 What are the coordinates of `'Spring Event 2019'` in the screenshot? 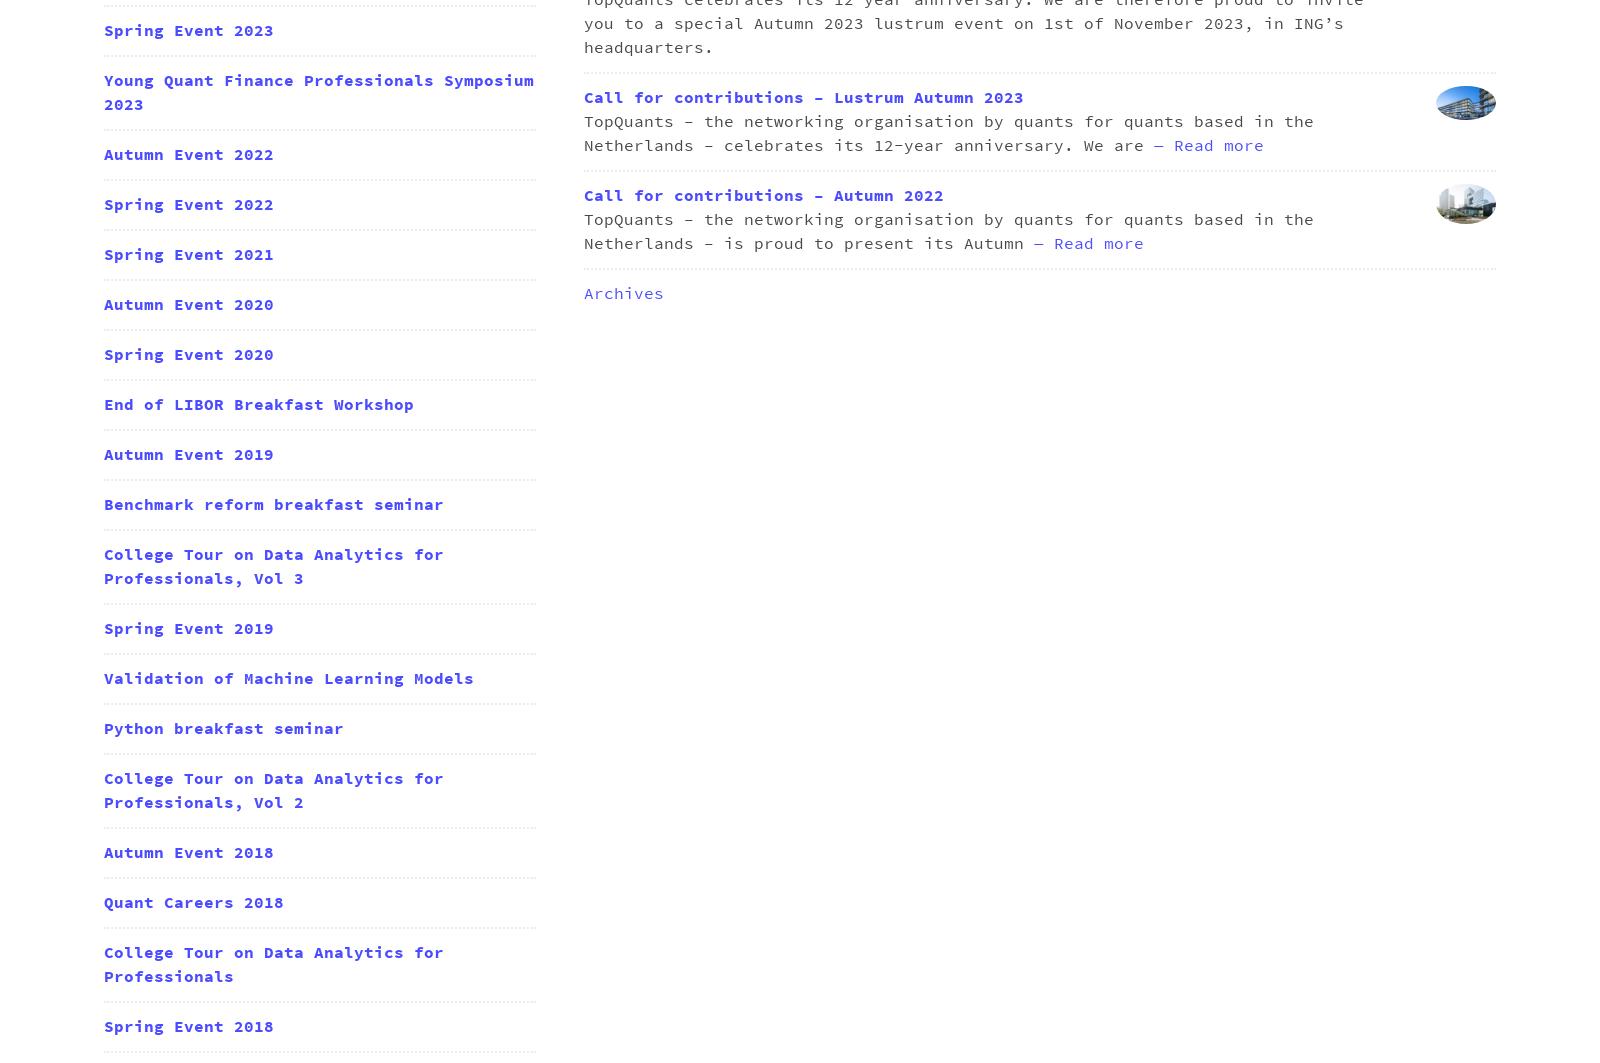 It's located at (187, 627).